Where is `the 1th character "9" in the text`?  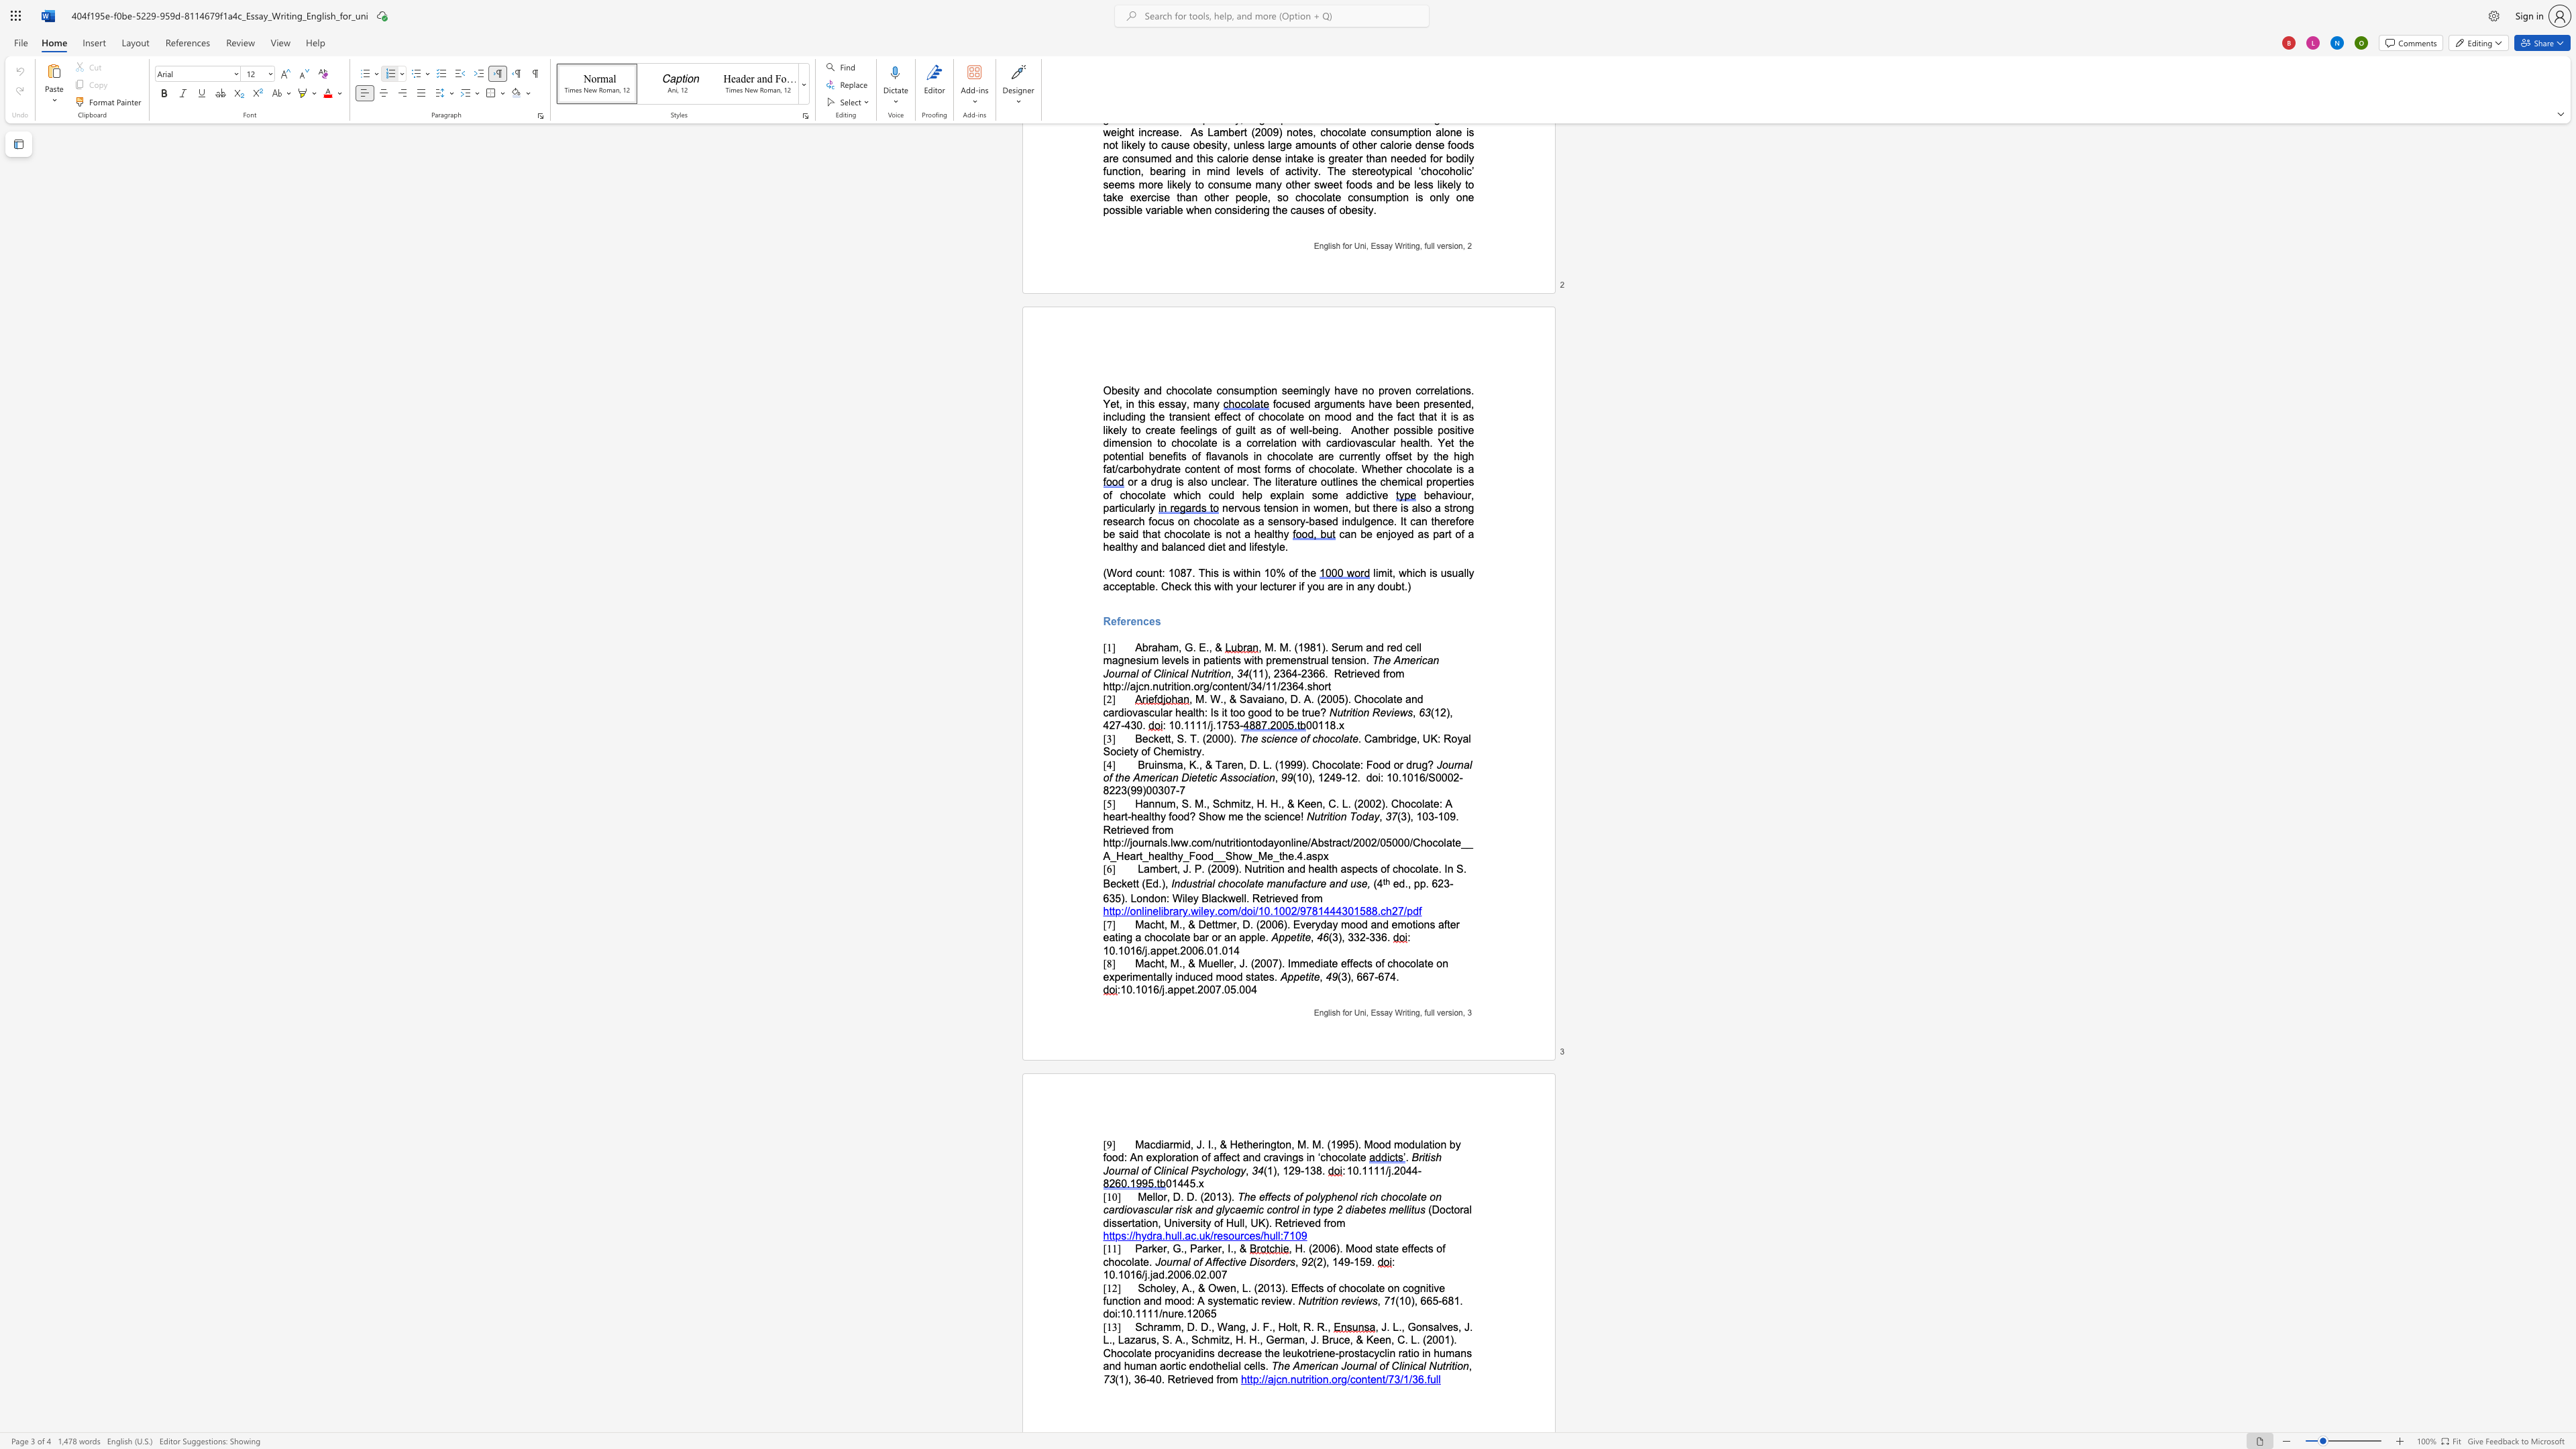 the 1th character "9" in the text is located at coordinates (1452, 816).